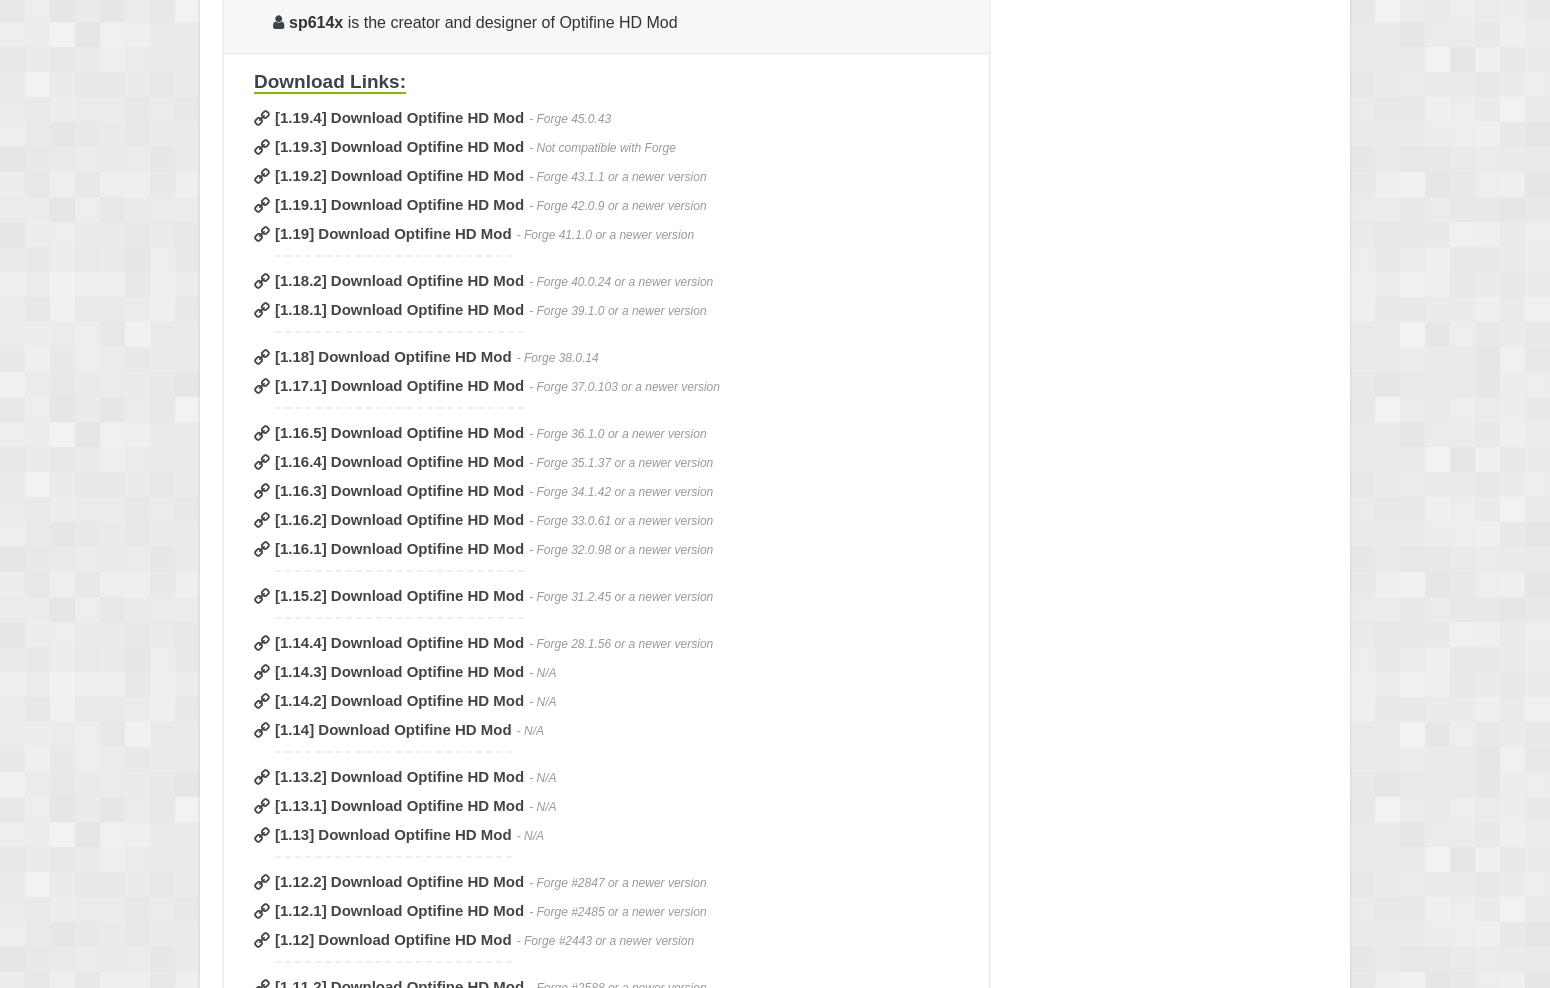 This screenshot has width=1550, height=988. Describe the element at coordinates (399, 145) in the screenshot. I see `'[1.19.3] Download Optifine HD Mod'` at that location.